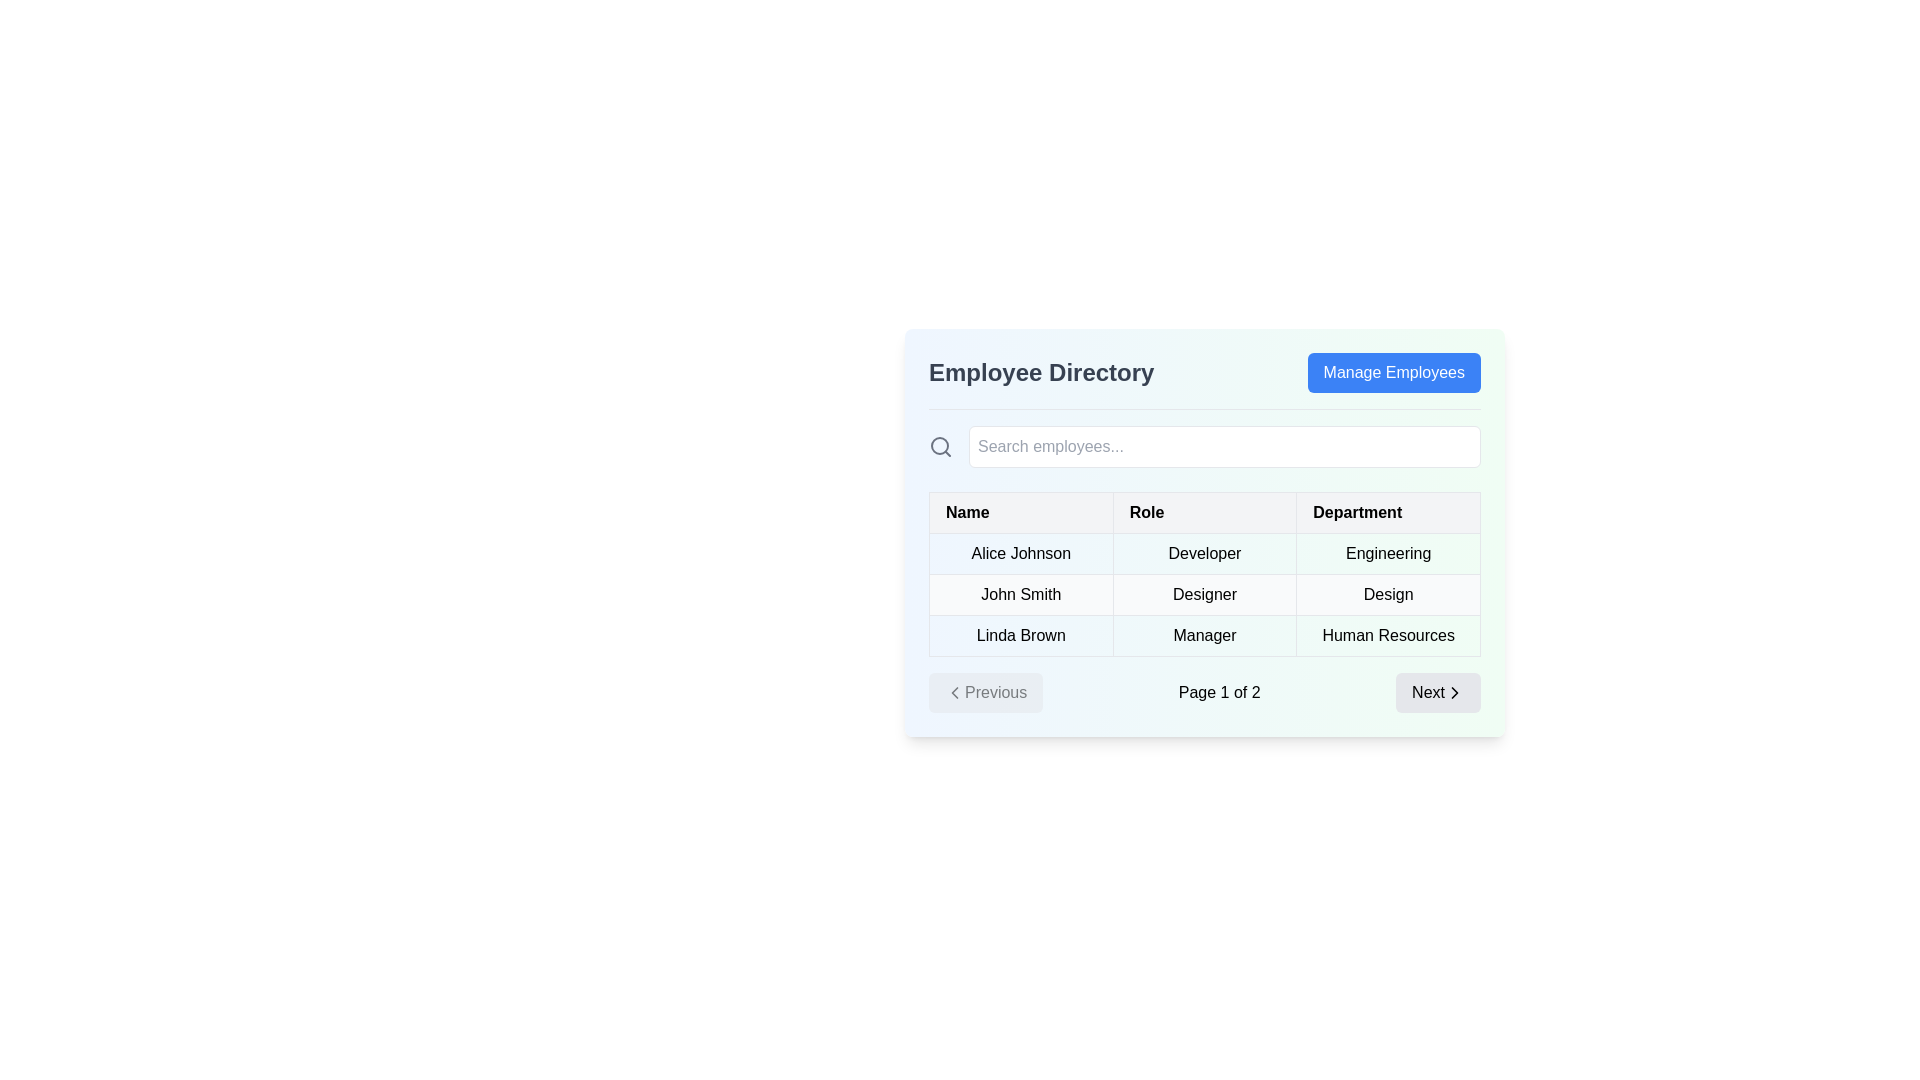 This screenshot has height=1080, width=1920. I want to click on the data cell representing the role of the employee 'Linda Brown', which is the second cell in the row of the table, so click(1203, 636).